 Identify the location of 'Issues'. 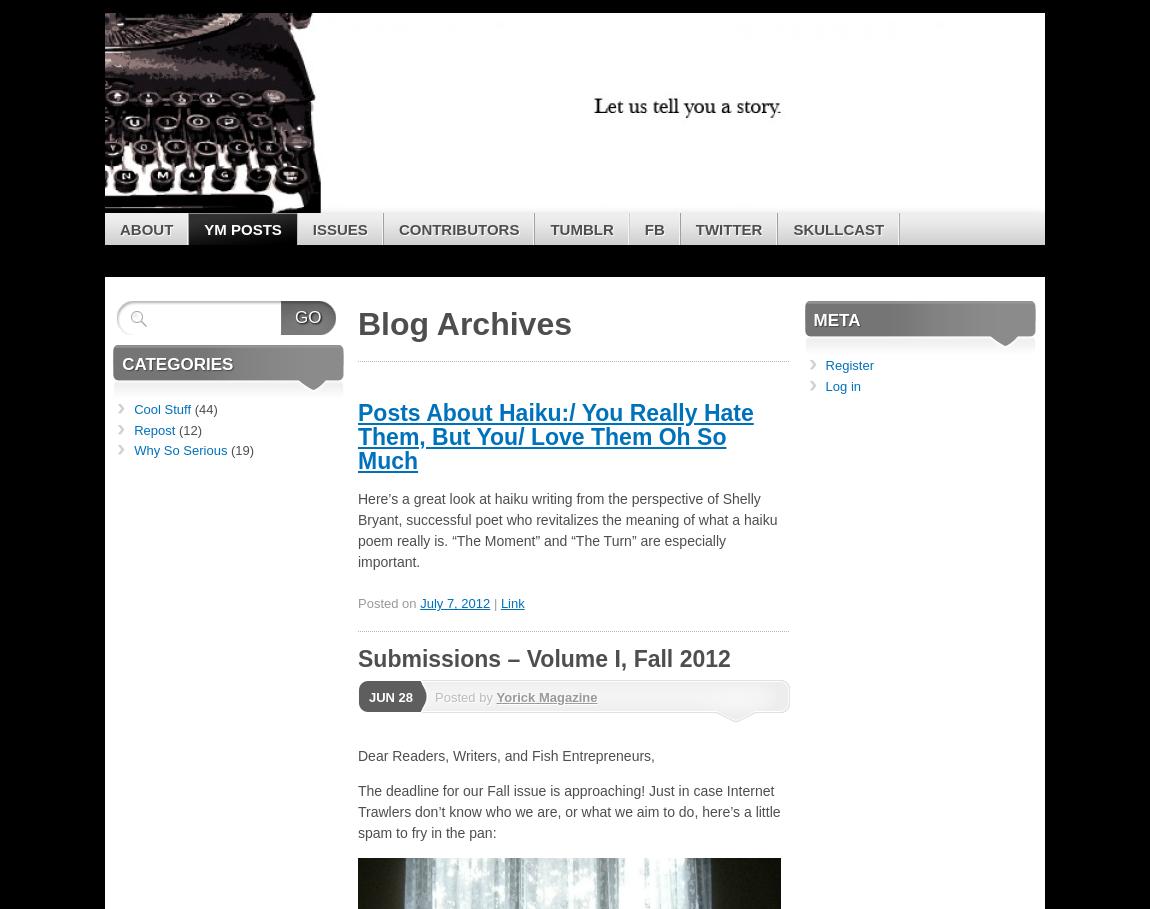
(339, 227).